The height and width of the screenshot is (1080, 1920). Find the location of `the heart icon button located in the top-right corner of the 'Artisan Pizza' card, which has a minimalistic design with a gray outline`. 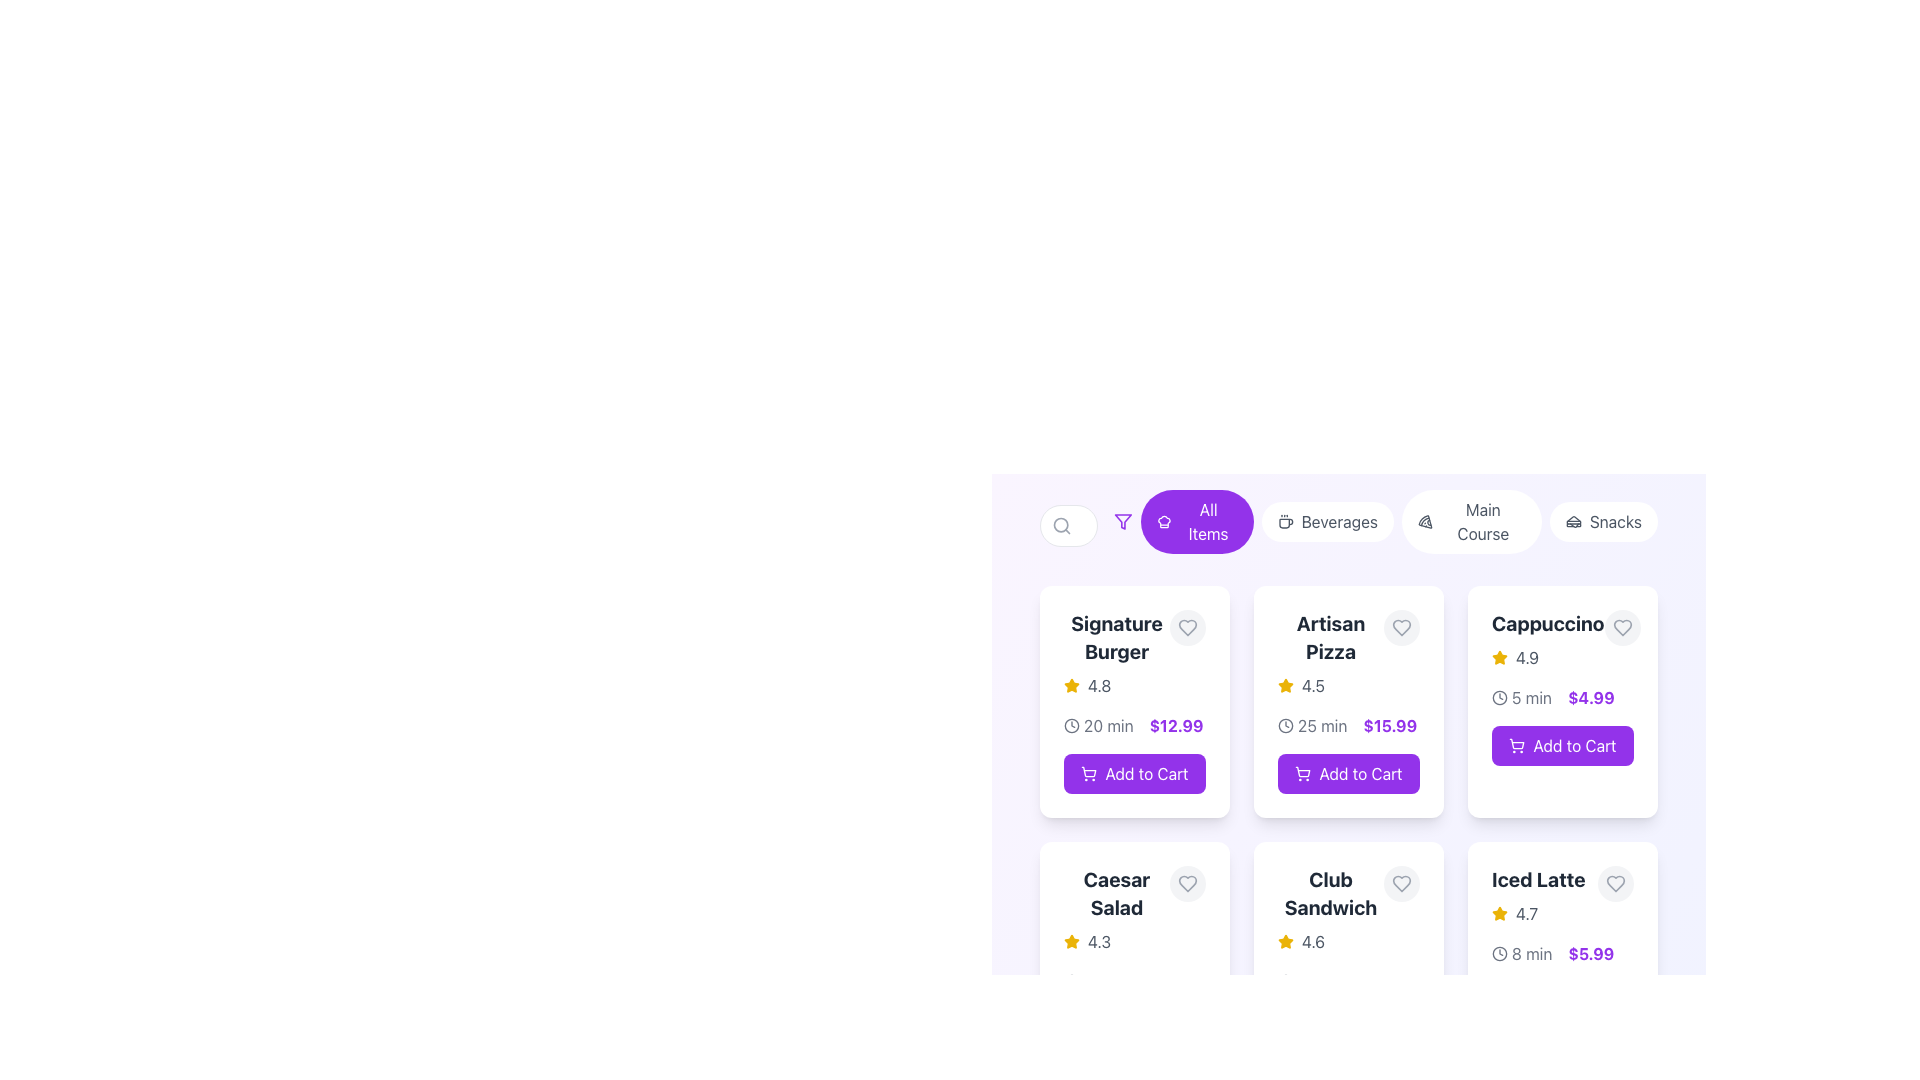

the heart icon button located in the top-right corner of the 'Artisan Pizza' card, which has a minimalistic design with a gray outline is located at coordinates (1400, 627).